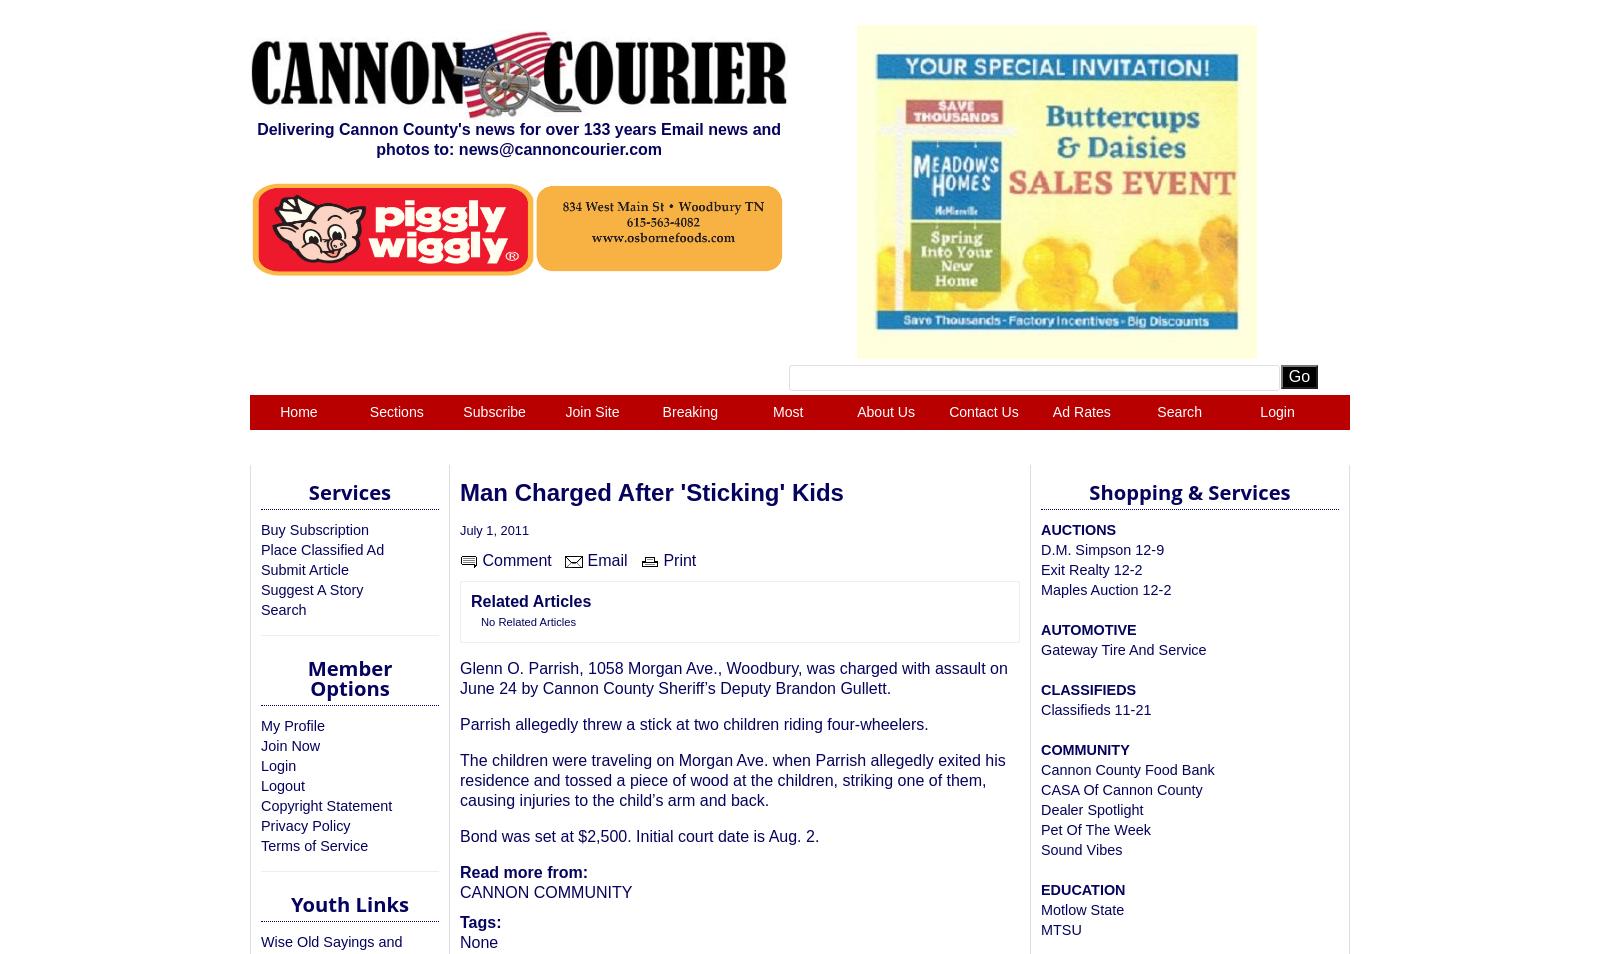  I want to click on 'AUTOMOTIVE', so click(1088, 629).